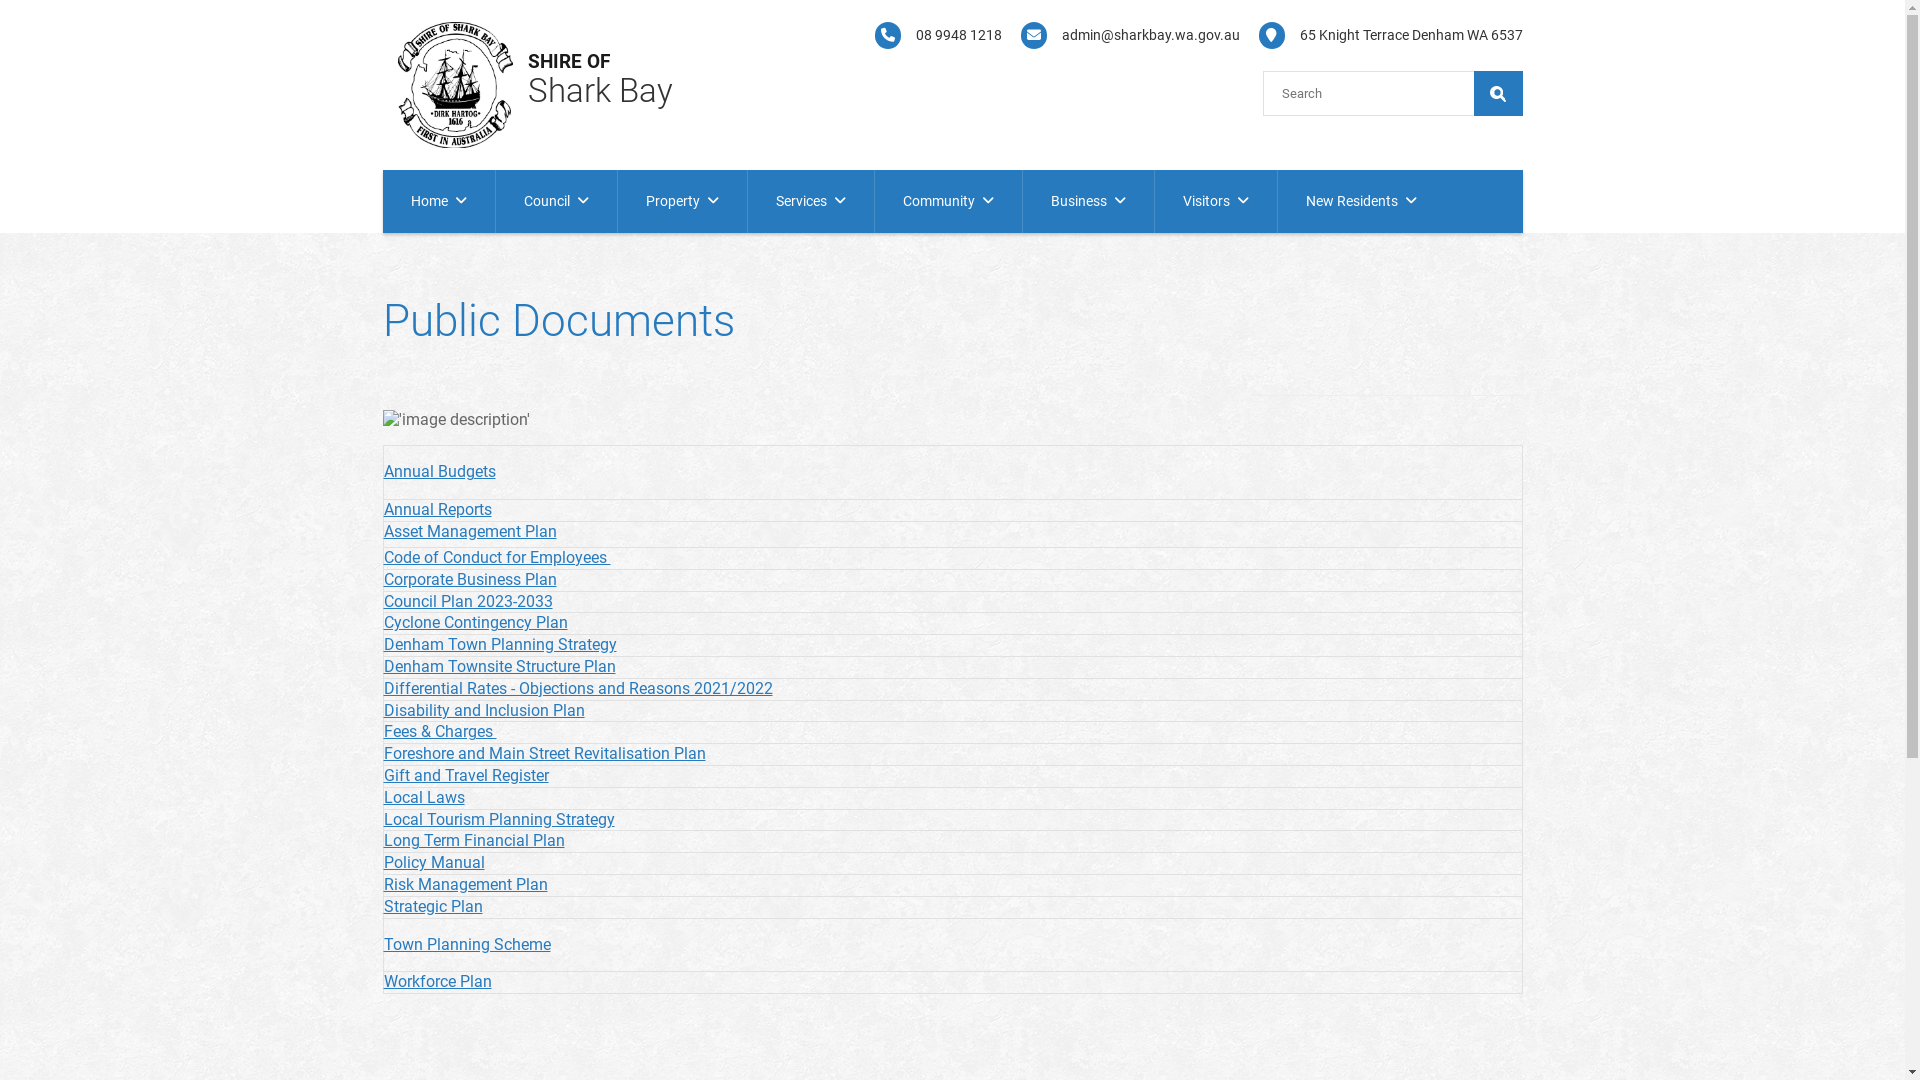  Describe the element at coordinates (465, 774) in the screenshot. I see `'Gift and Travel Register'` at that location.